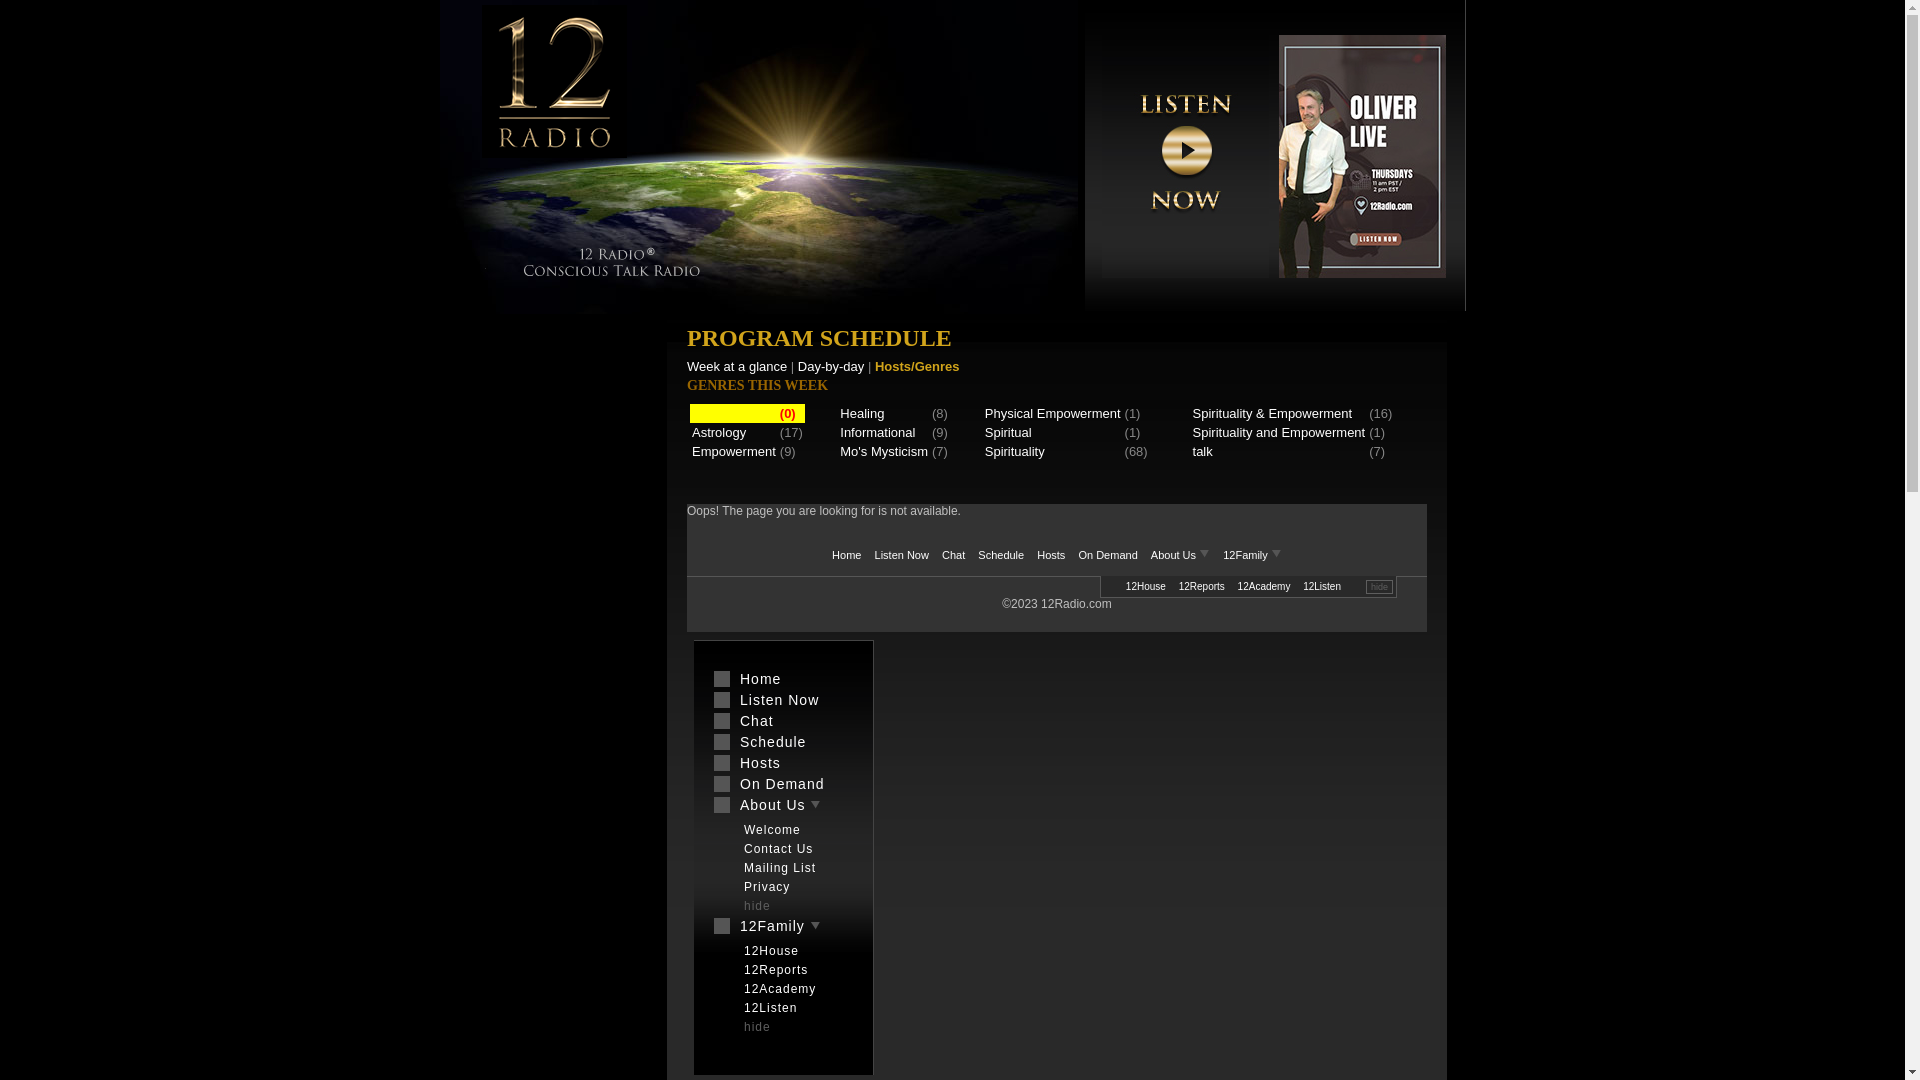 The height and width of the screenshot is (1080, 1920). Describe the element at coordinates (733, 866) in the screenshot. I see `'Mailing List'` at that location.